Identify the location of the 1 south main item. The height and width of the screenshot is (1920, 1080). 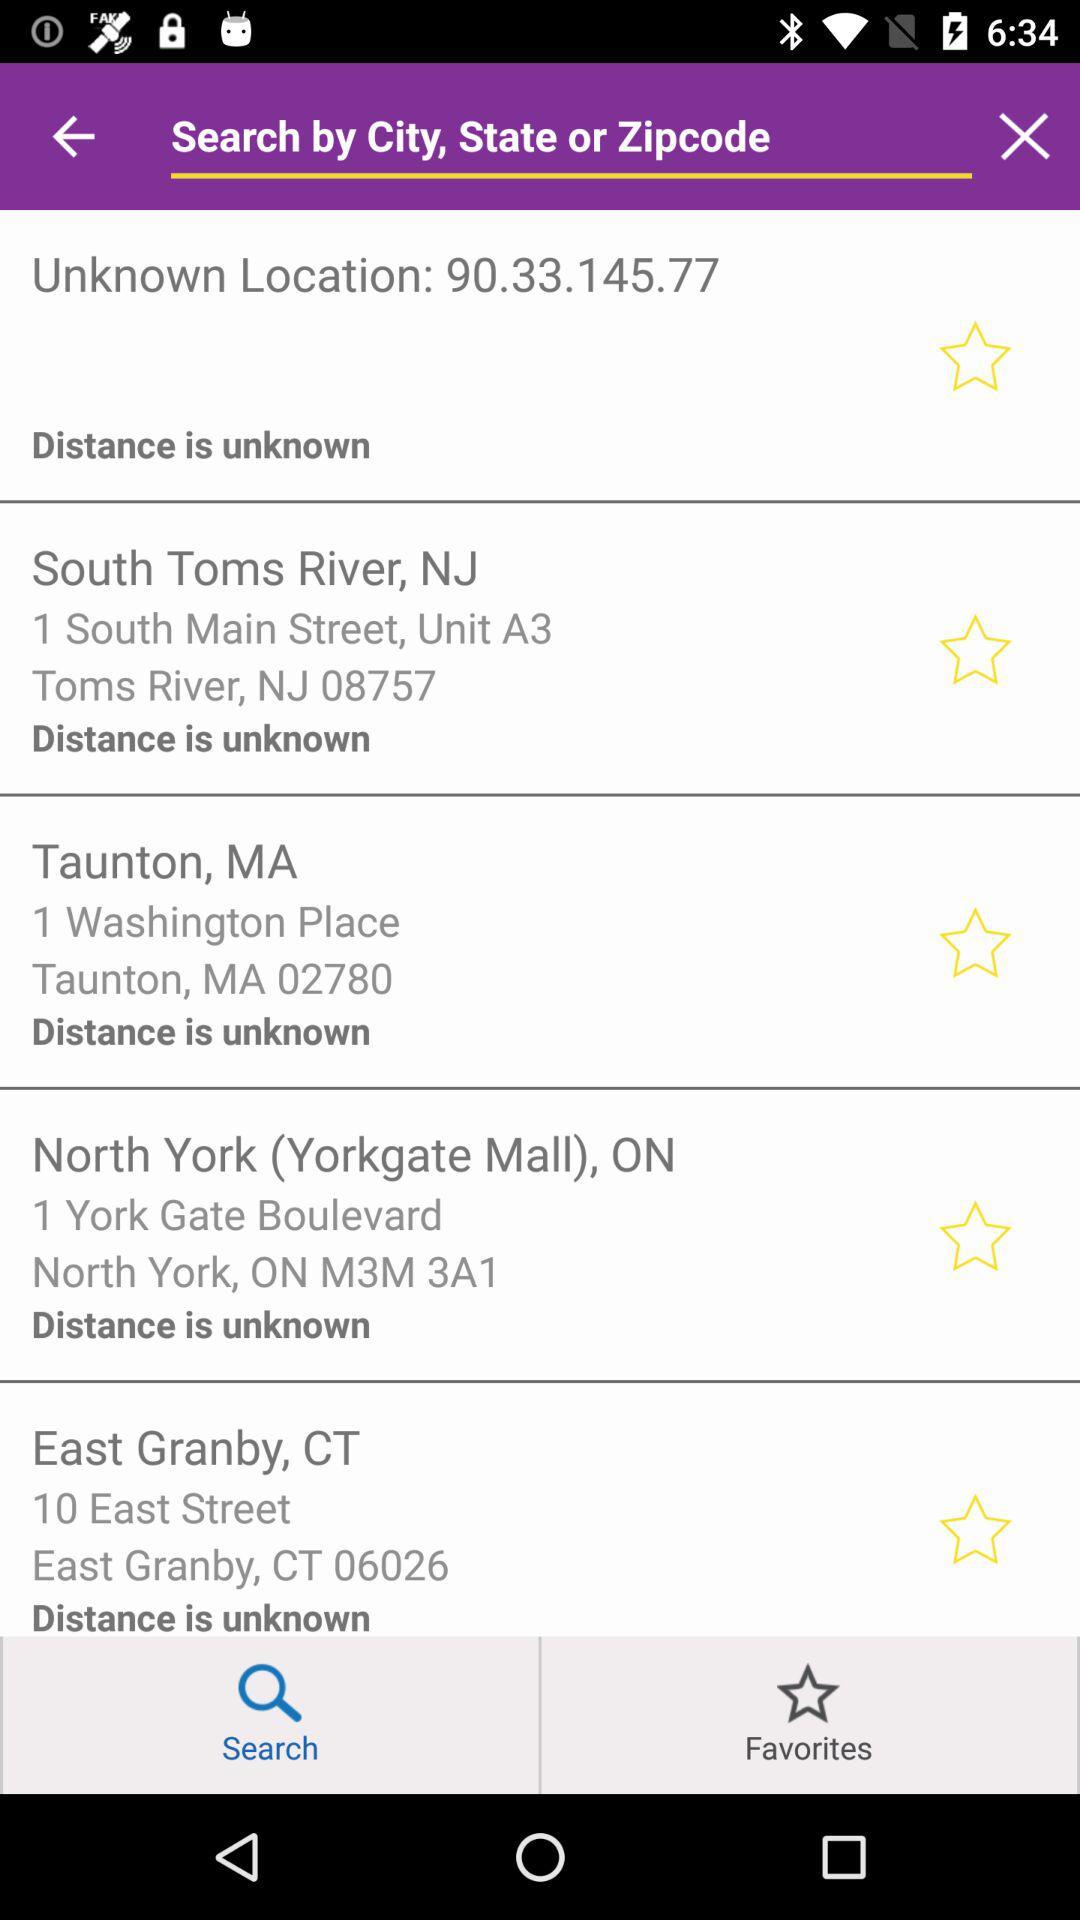
(470, 626).